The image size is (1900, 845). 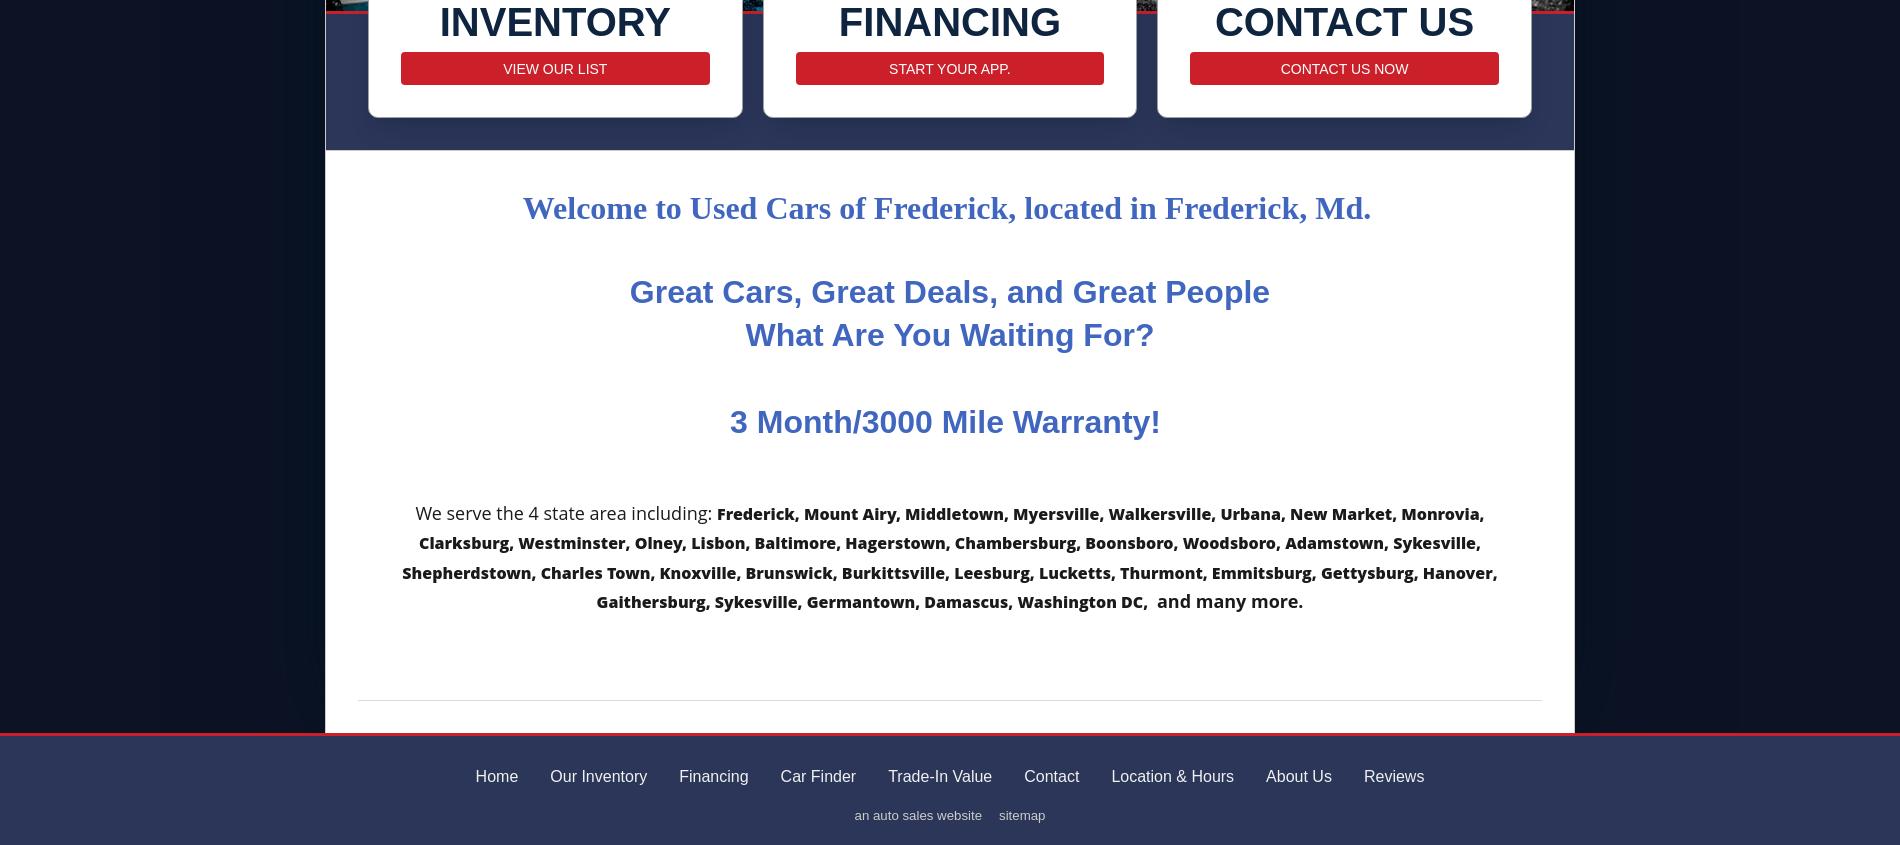 What do you see at coordinates (1110, 775) in the screenshot?
I see `'Location & Hours'` at bounding box center [1110, 775].